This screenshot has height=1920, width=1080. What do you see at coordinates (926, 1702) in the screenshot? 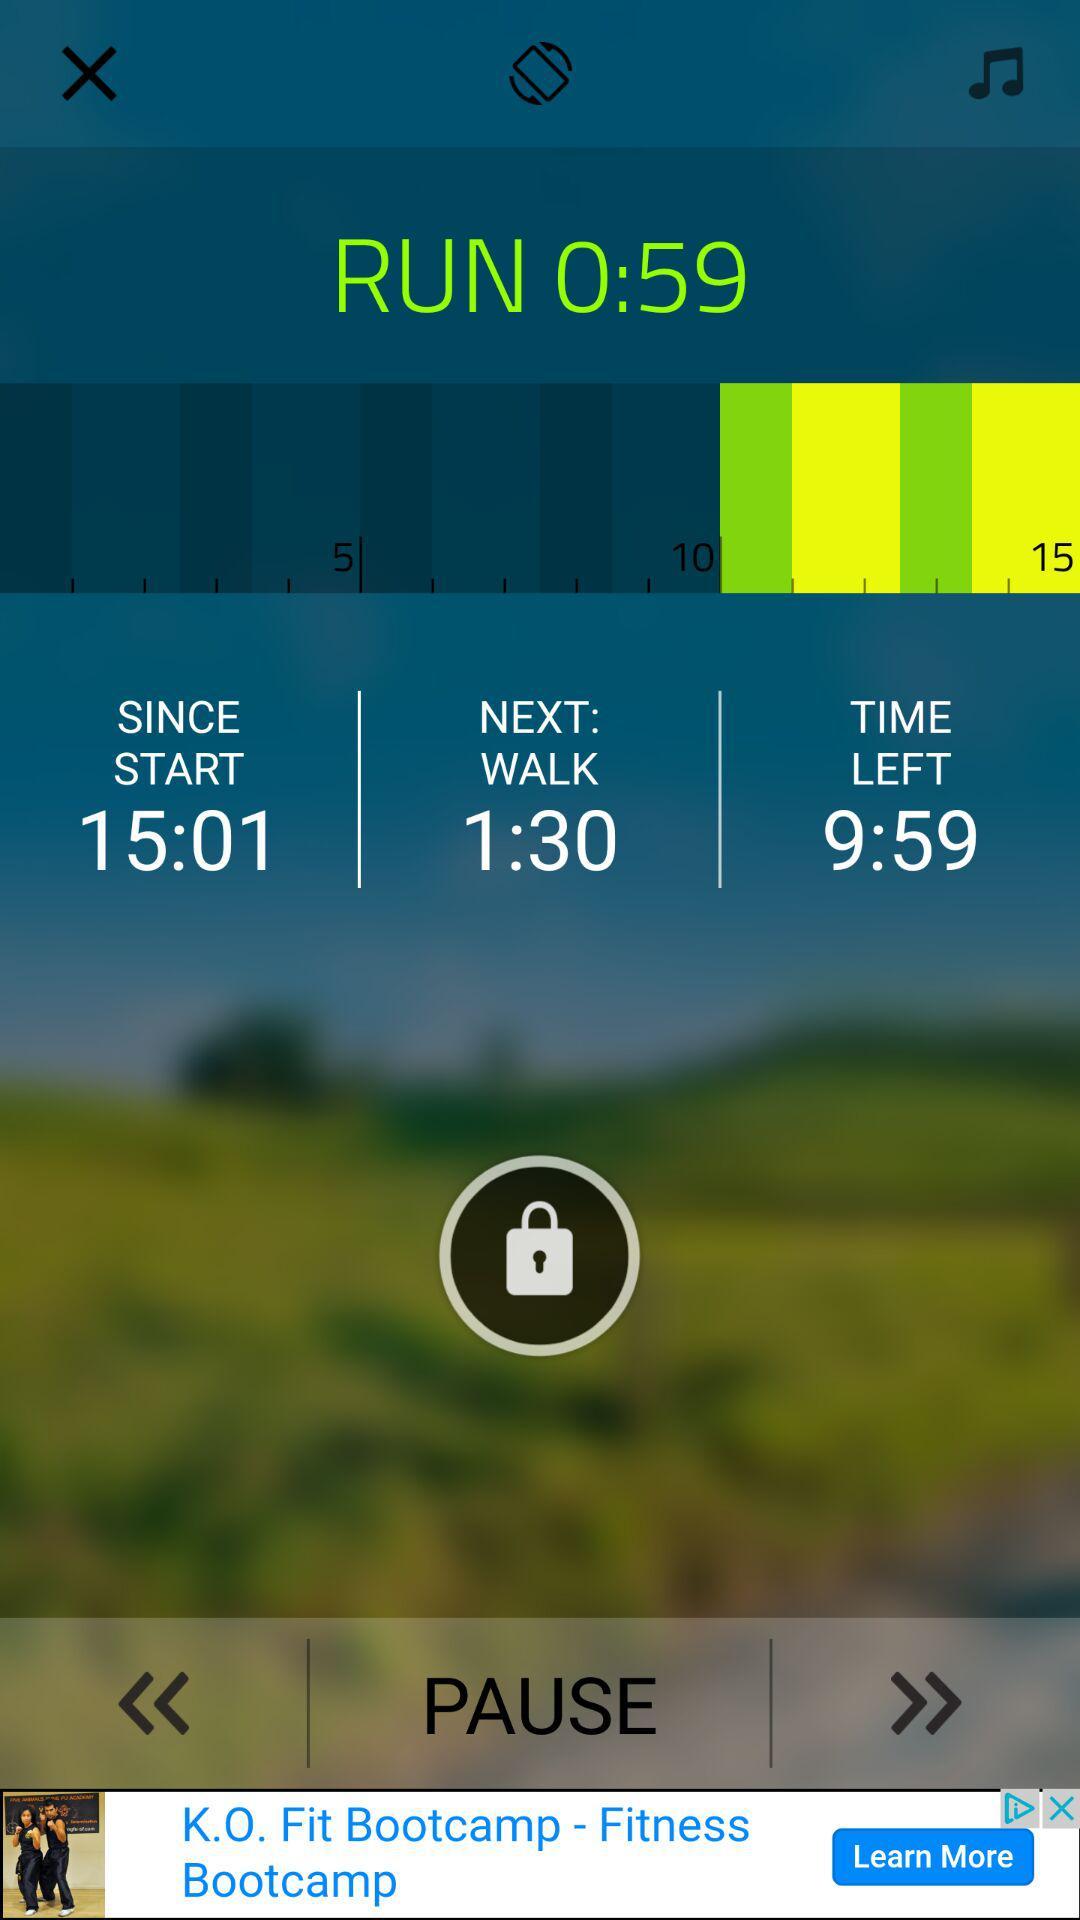
I see `next option` at bounding box center [926, 1702].